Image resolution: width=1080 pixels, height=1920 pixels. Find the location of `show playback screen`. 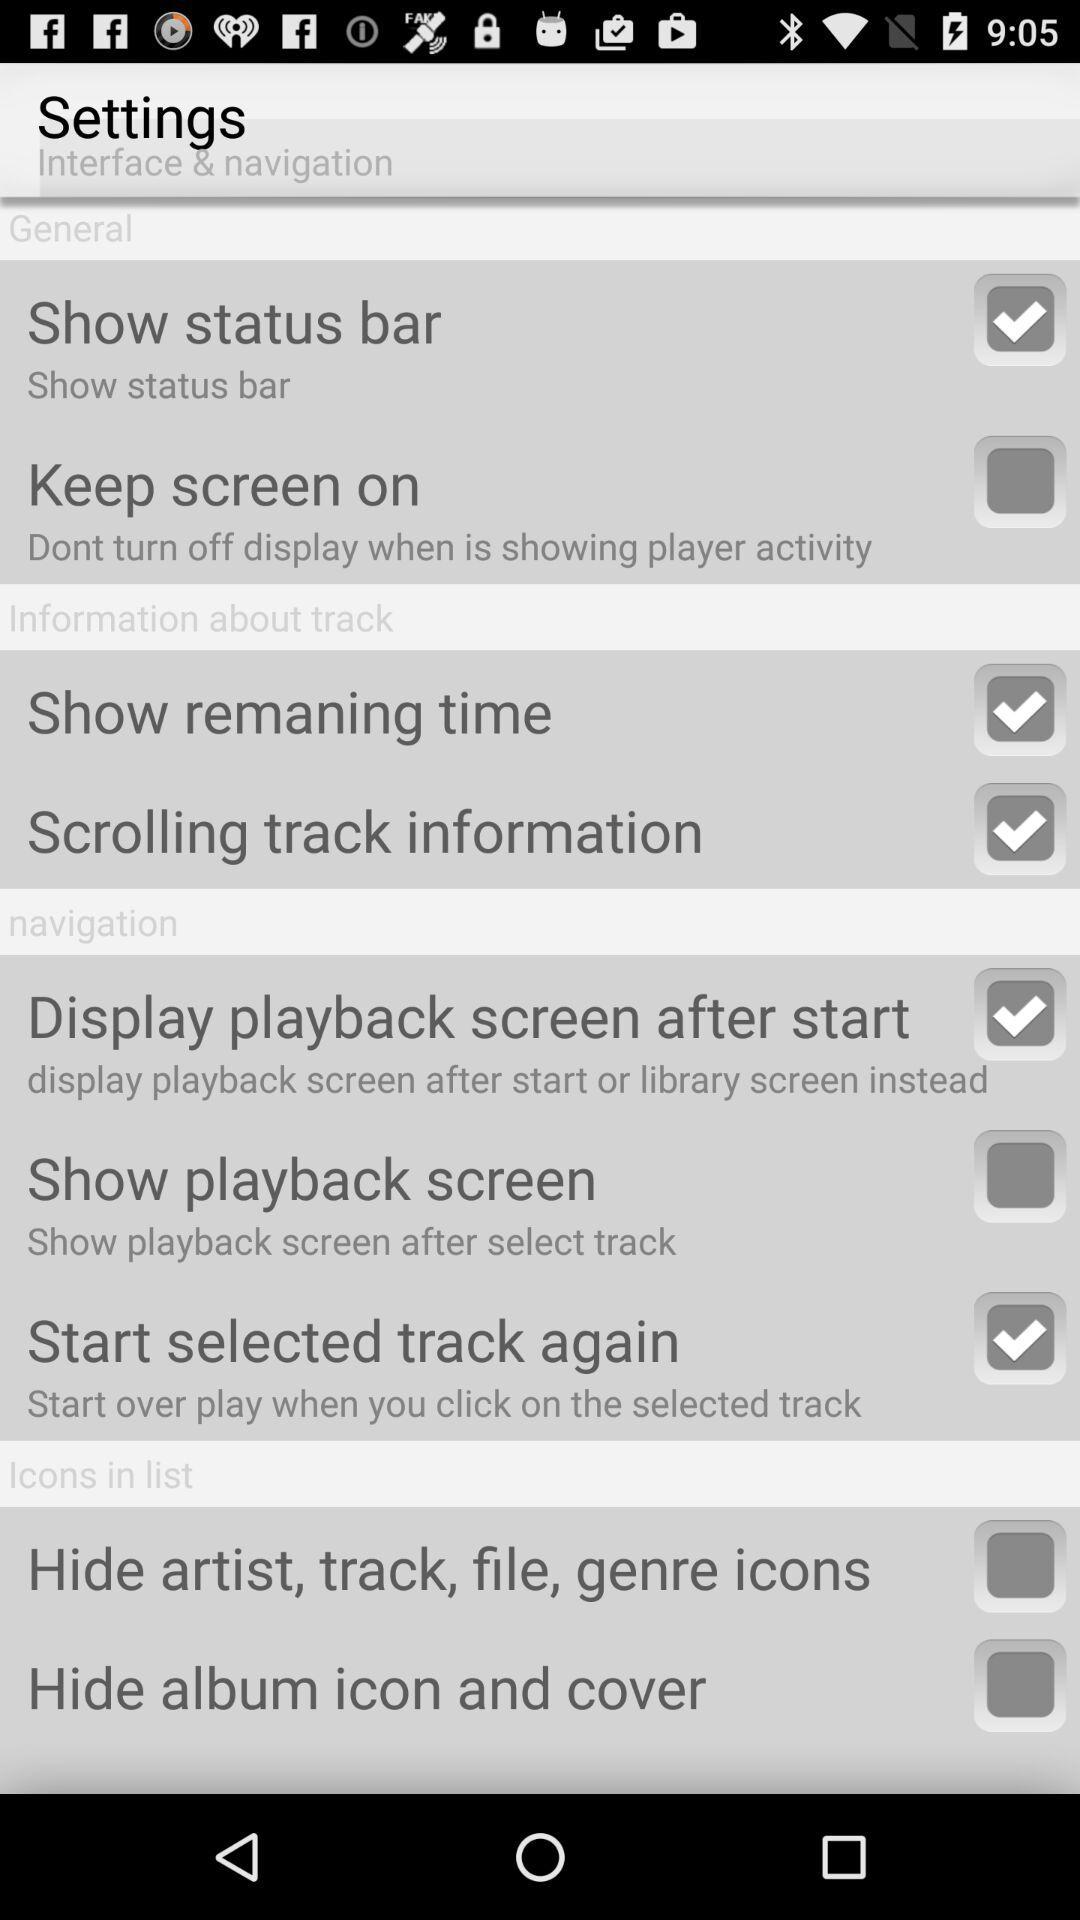

show playback screen is located at coordinates (1020, 1176).